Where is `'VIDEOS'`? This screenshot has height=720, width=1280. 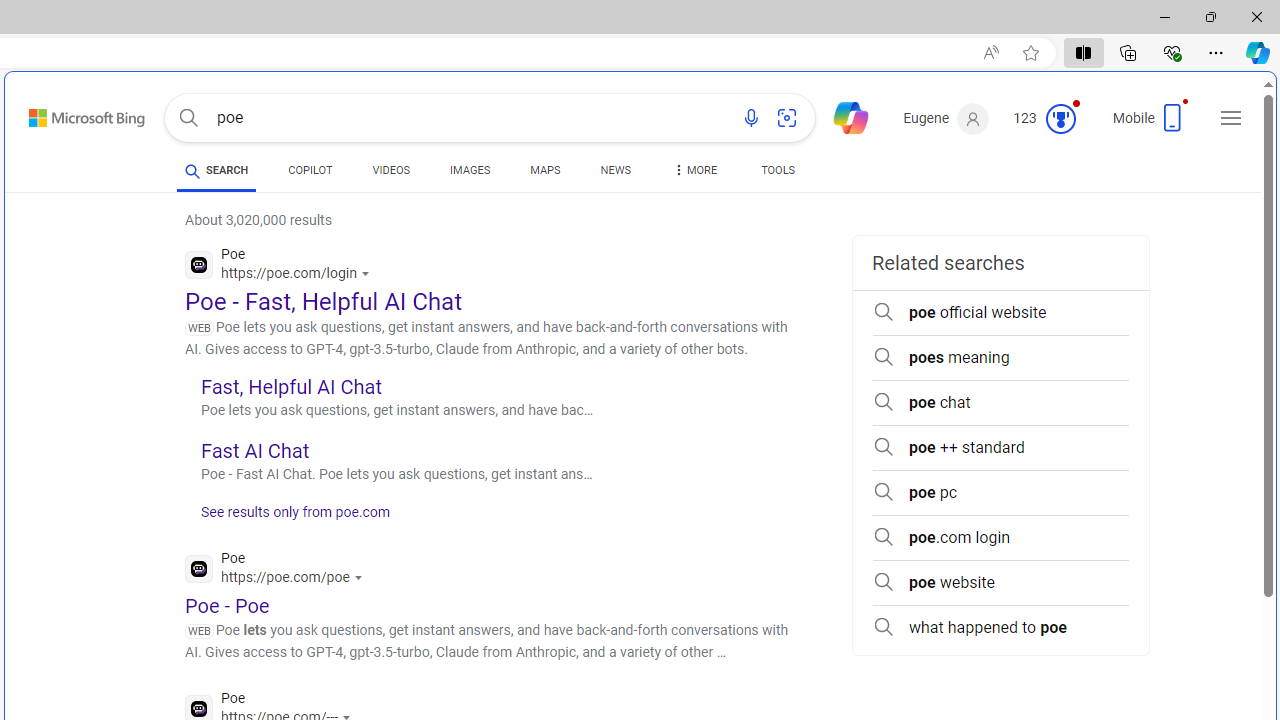
'VIDEOS' is located at coordinates (391, 172).